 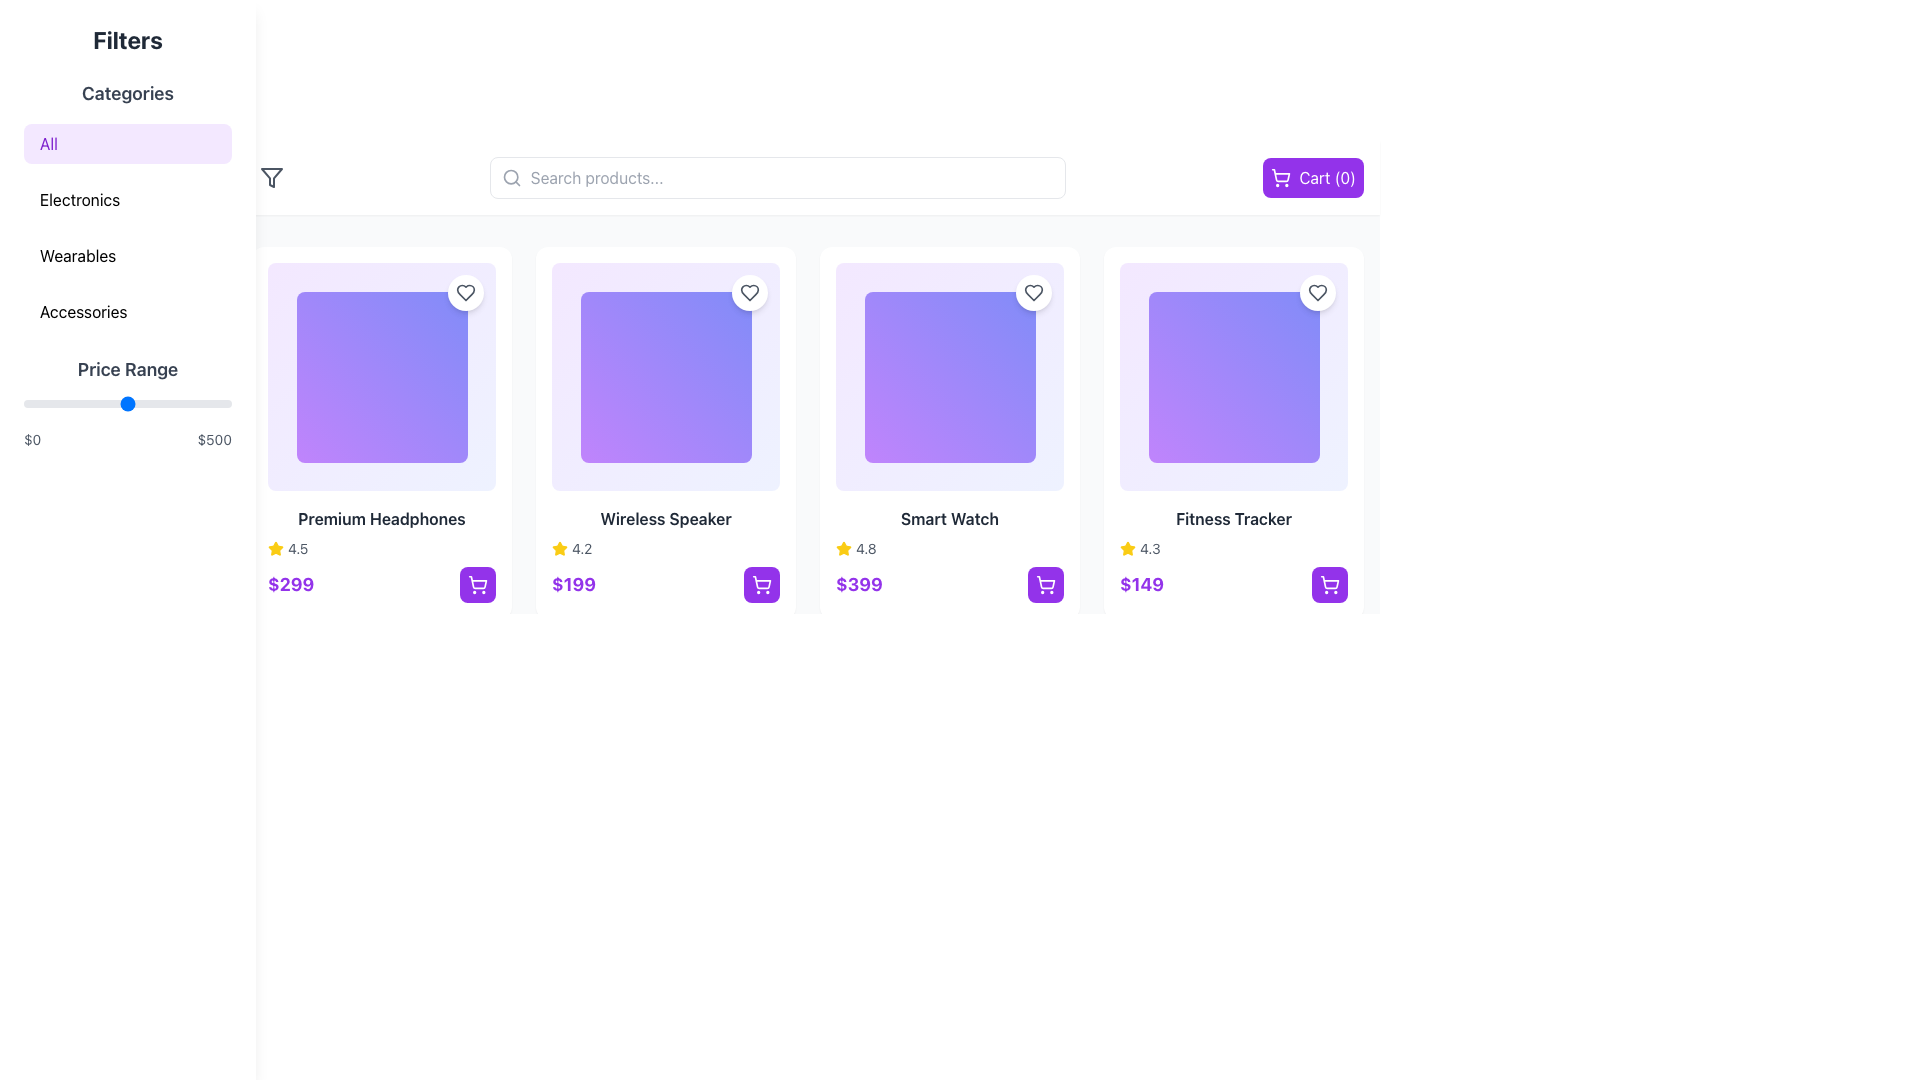 I want to click on the purple button with rounded edges and a white cart icon at its center, so click(x=1329, y=585).